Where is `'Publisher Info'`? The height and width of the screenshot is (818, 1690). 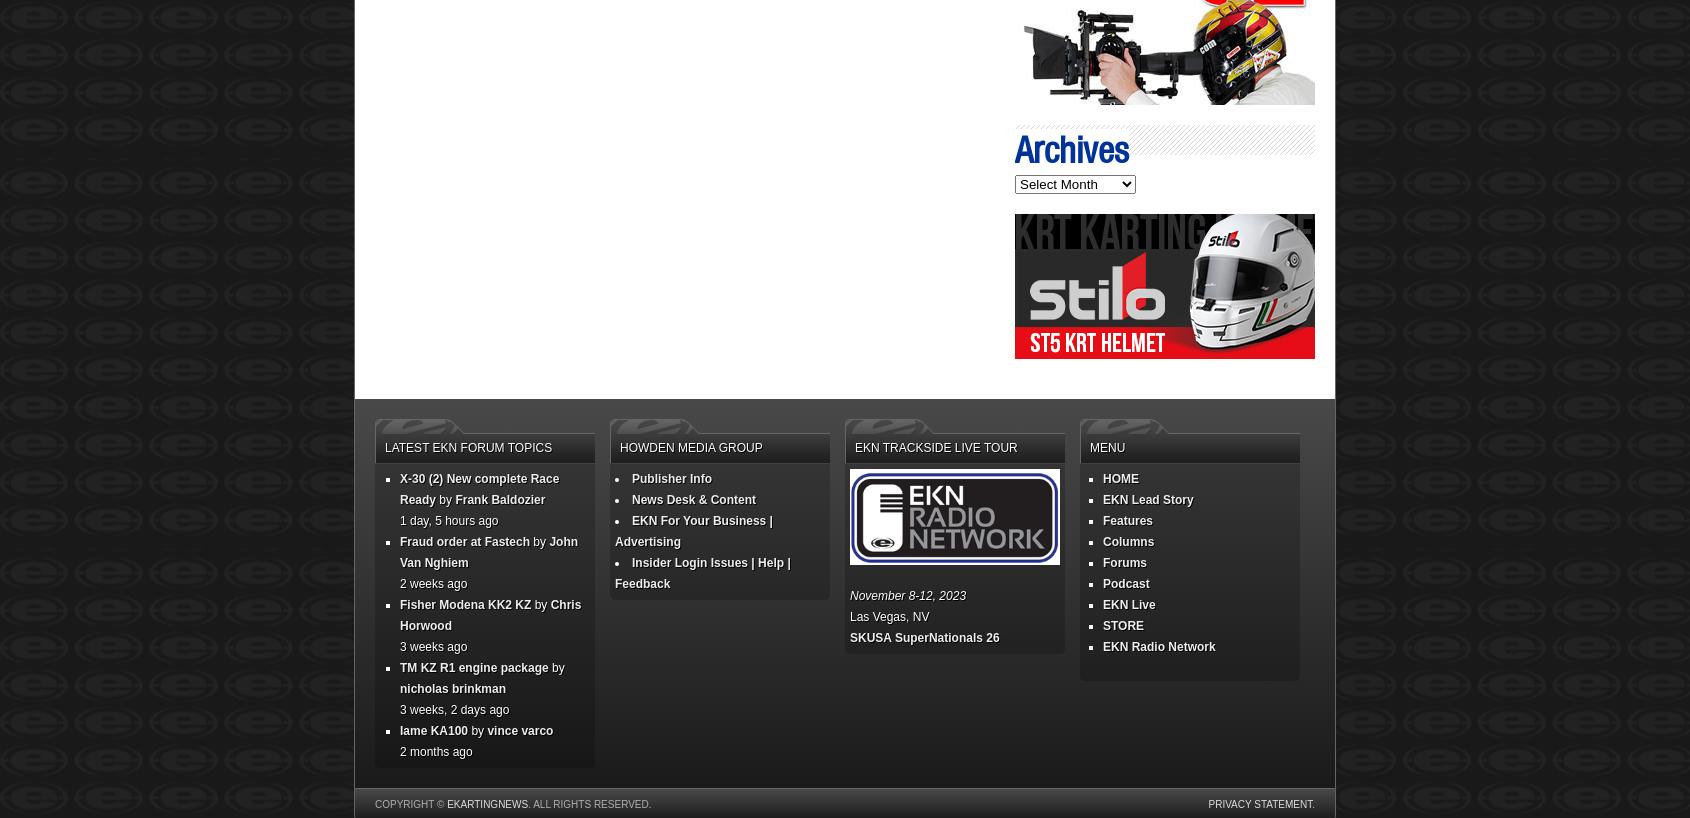
'Publisher Info' is located at coordinates (671, 479).